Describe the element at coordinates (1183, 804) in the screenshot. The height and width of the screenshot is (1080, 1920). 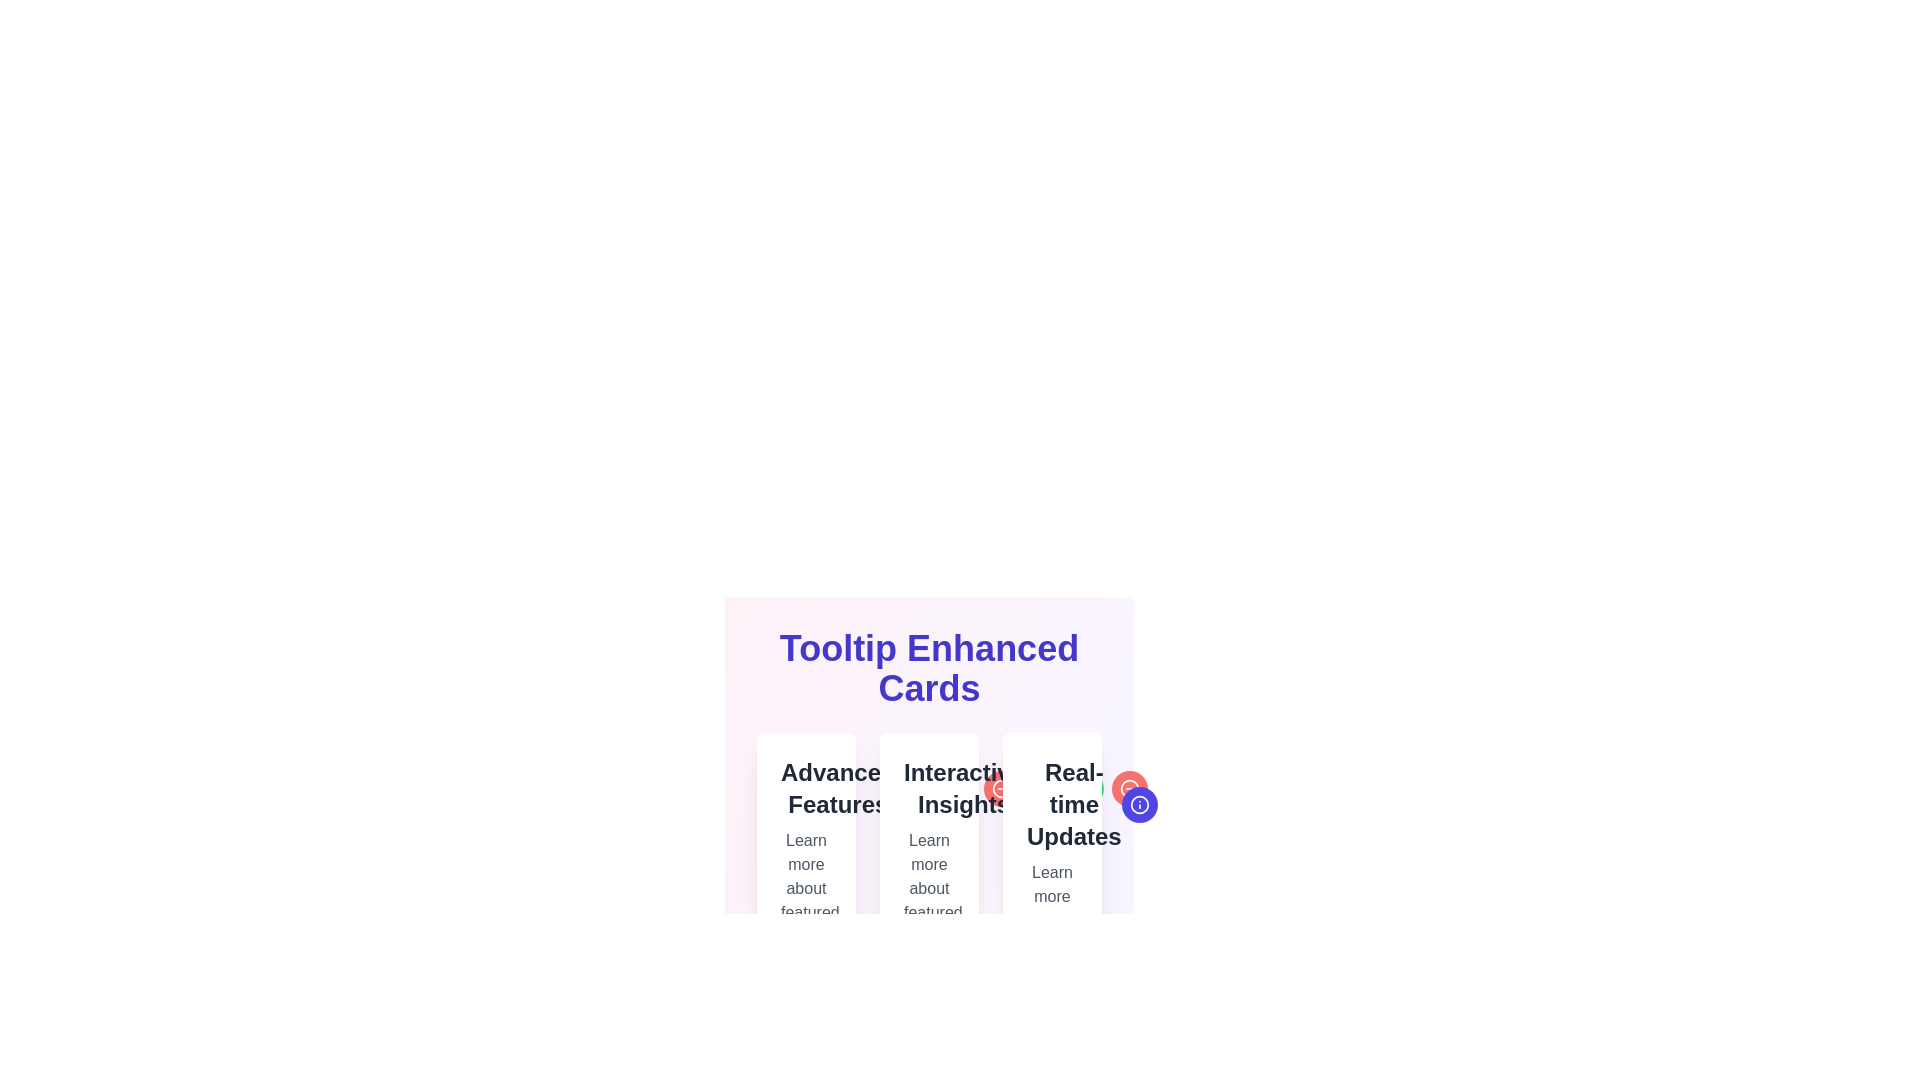
I see `the green circular button in the bottom-right corner of the 'Real-time Updates' card to invoke the addition functionality` at that location.